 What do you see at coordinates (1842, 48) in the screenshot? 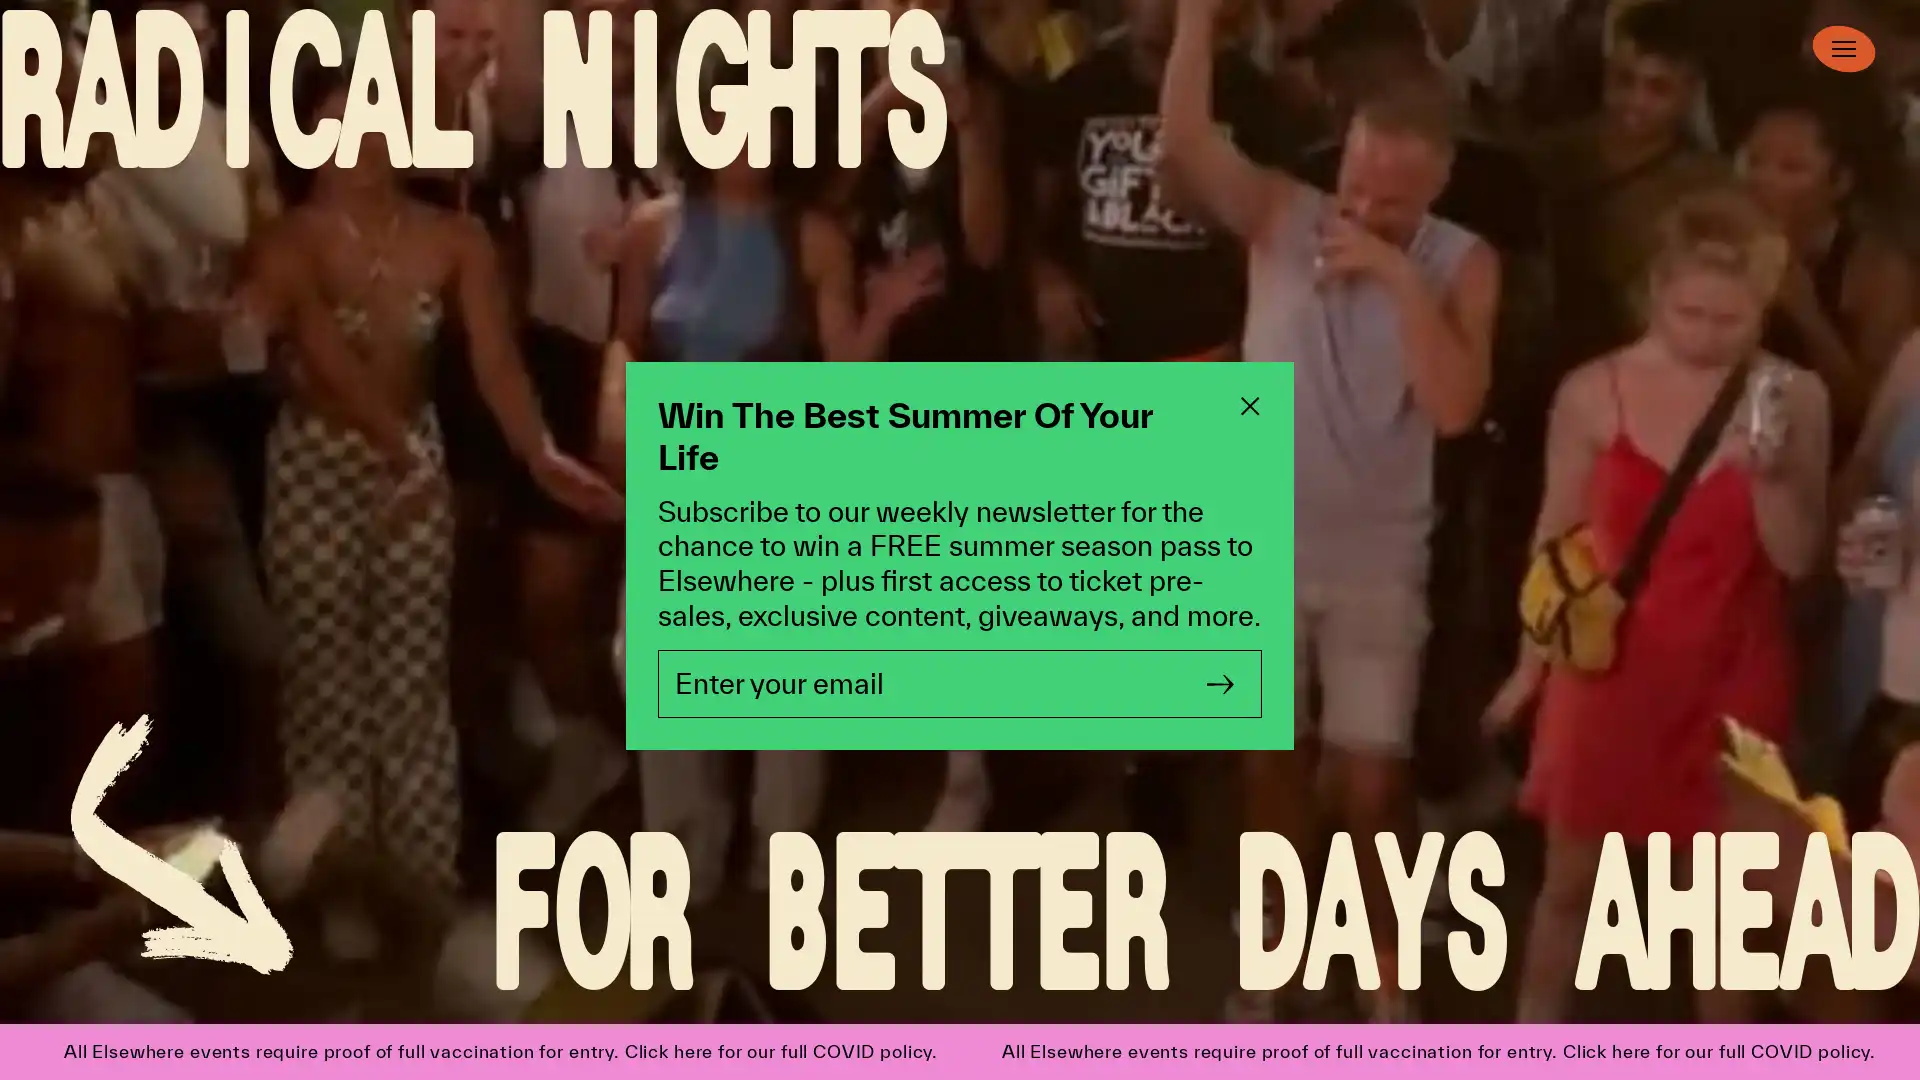
I see `Menu` at bounding box center [1842, 48].